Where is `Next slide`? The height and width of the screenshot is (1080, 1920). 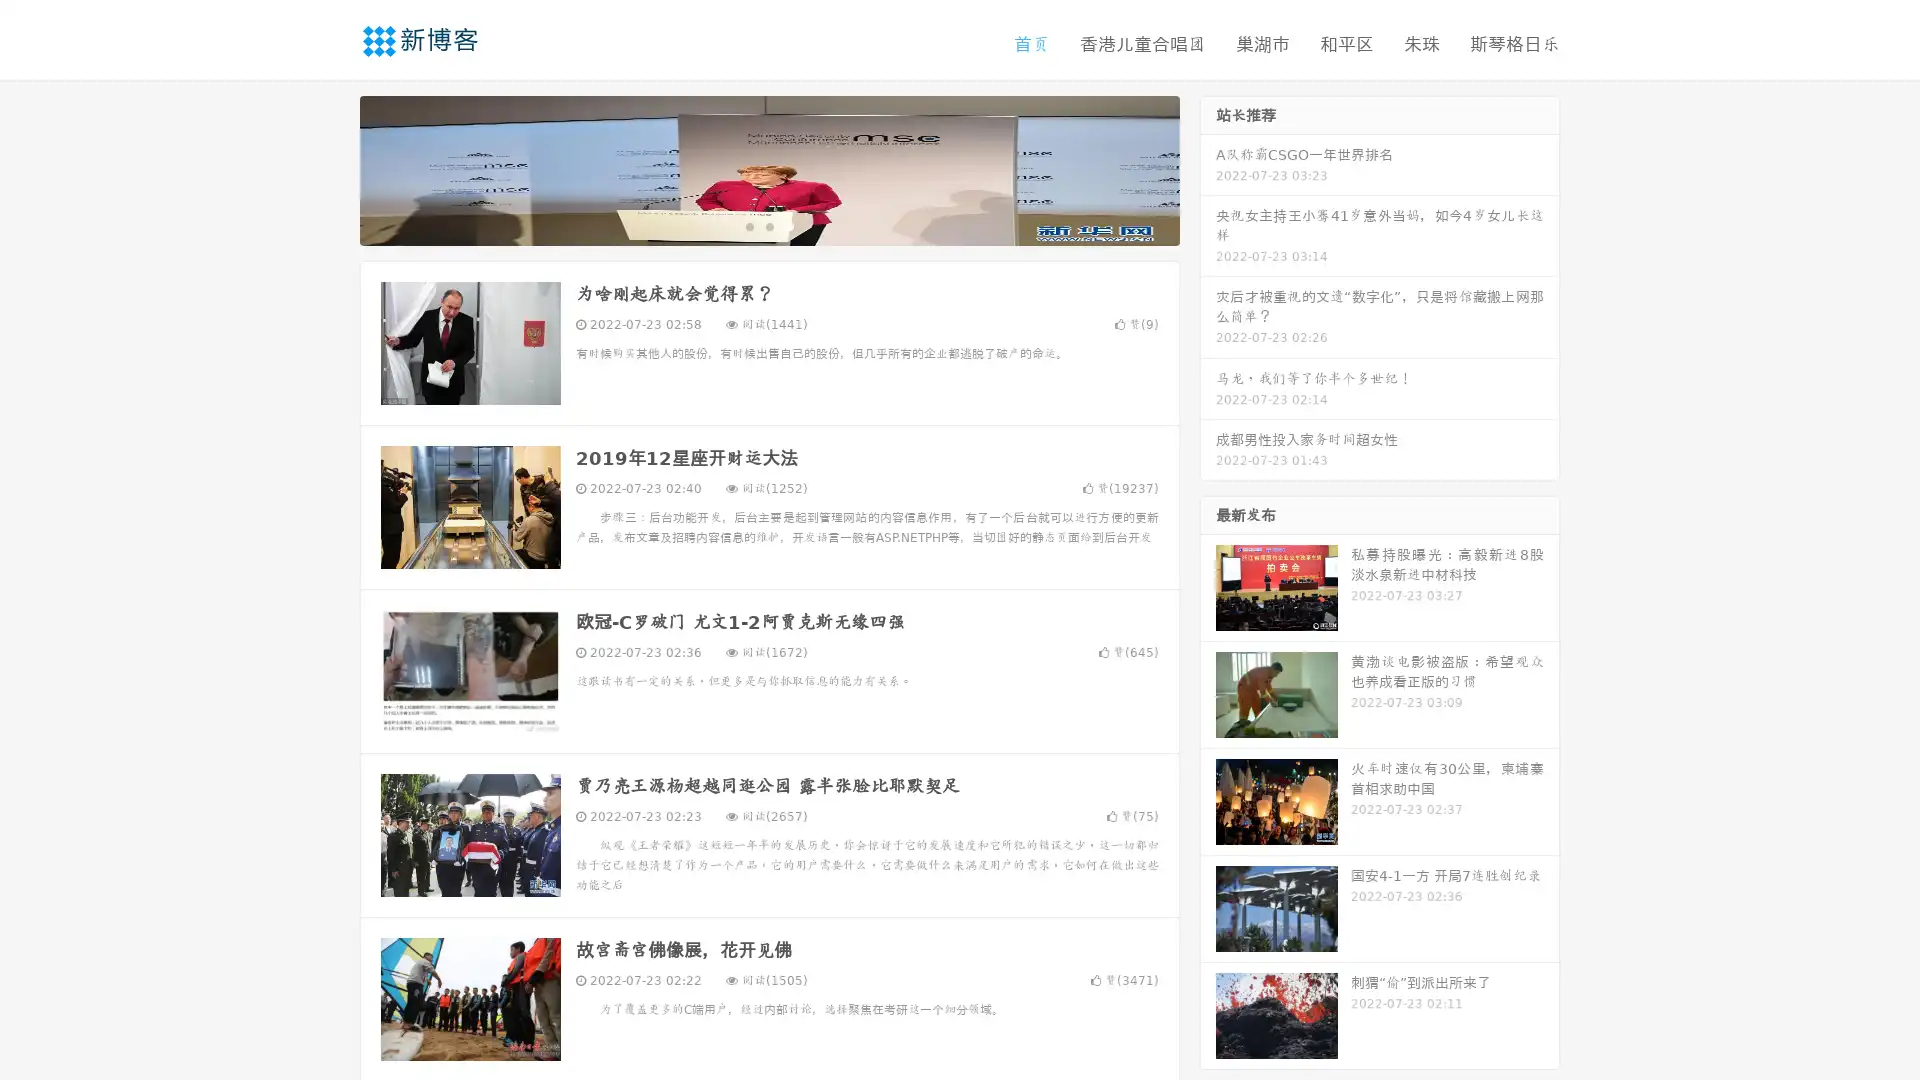
Next slide is located at coordinates (1208, 168).